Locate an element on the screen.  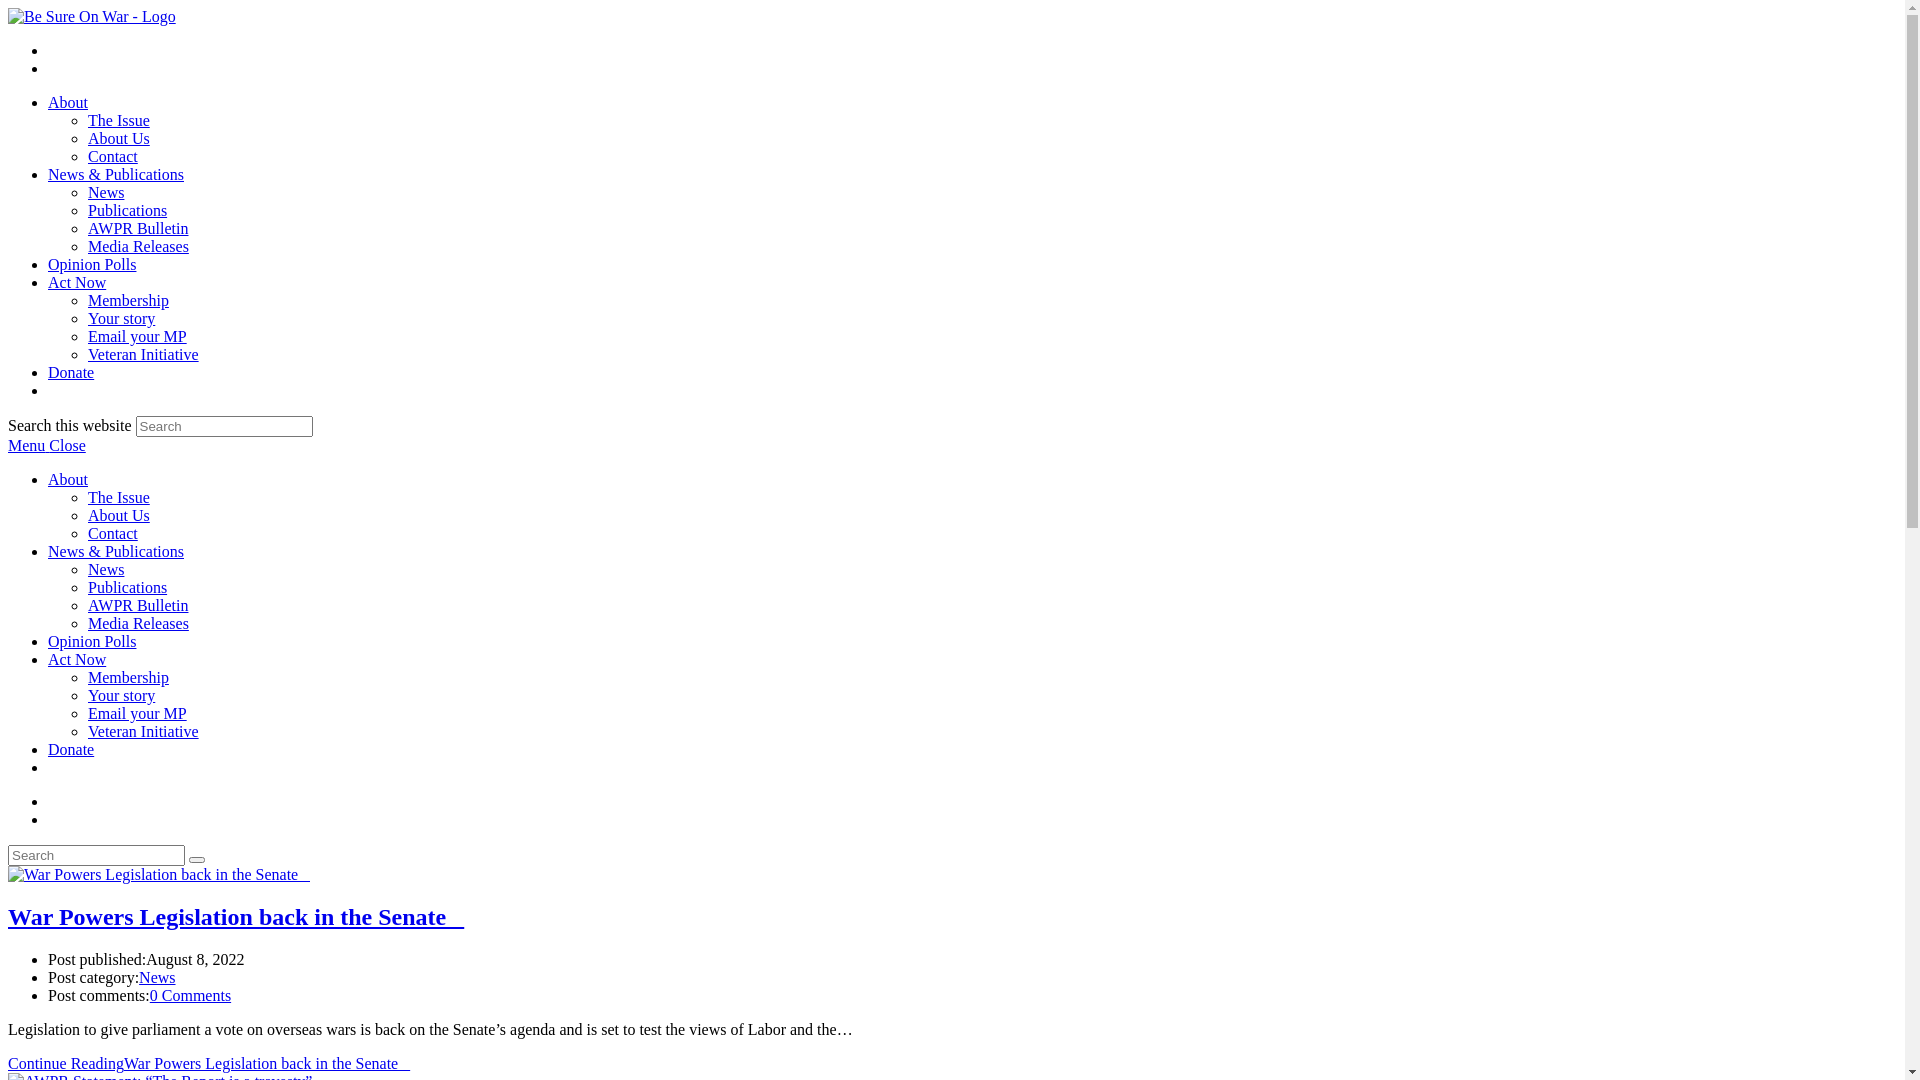
'News & Publications' is located at coordinates (114, 173).